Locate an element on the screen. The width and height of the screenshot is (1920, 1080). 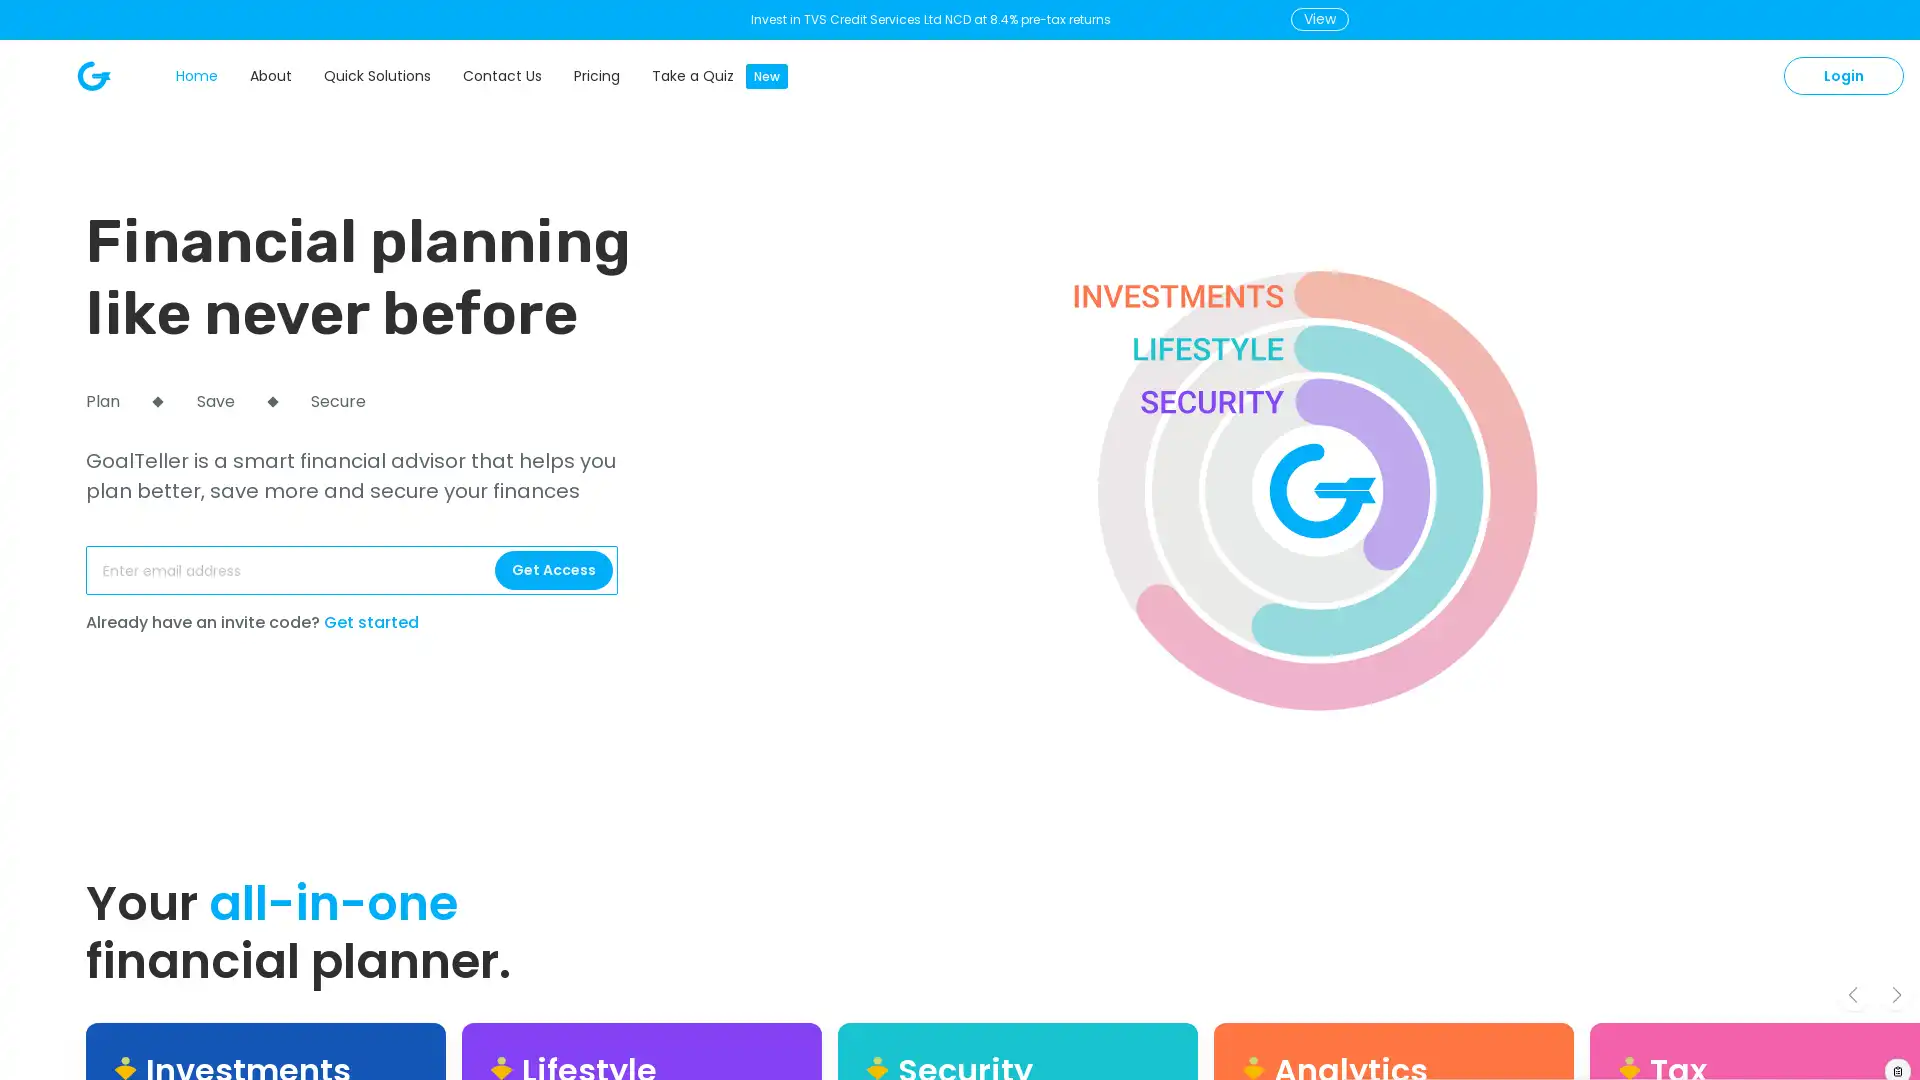
Get Access is located at coordinates (553, 570).